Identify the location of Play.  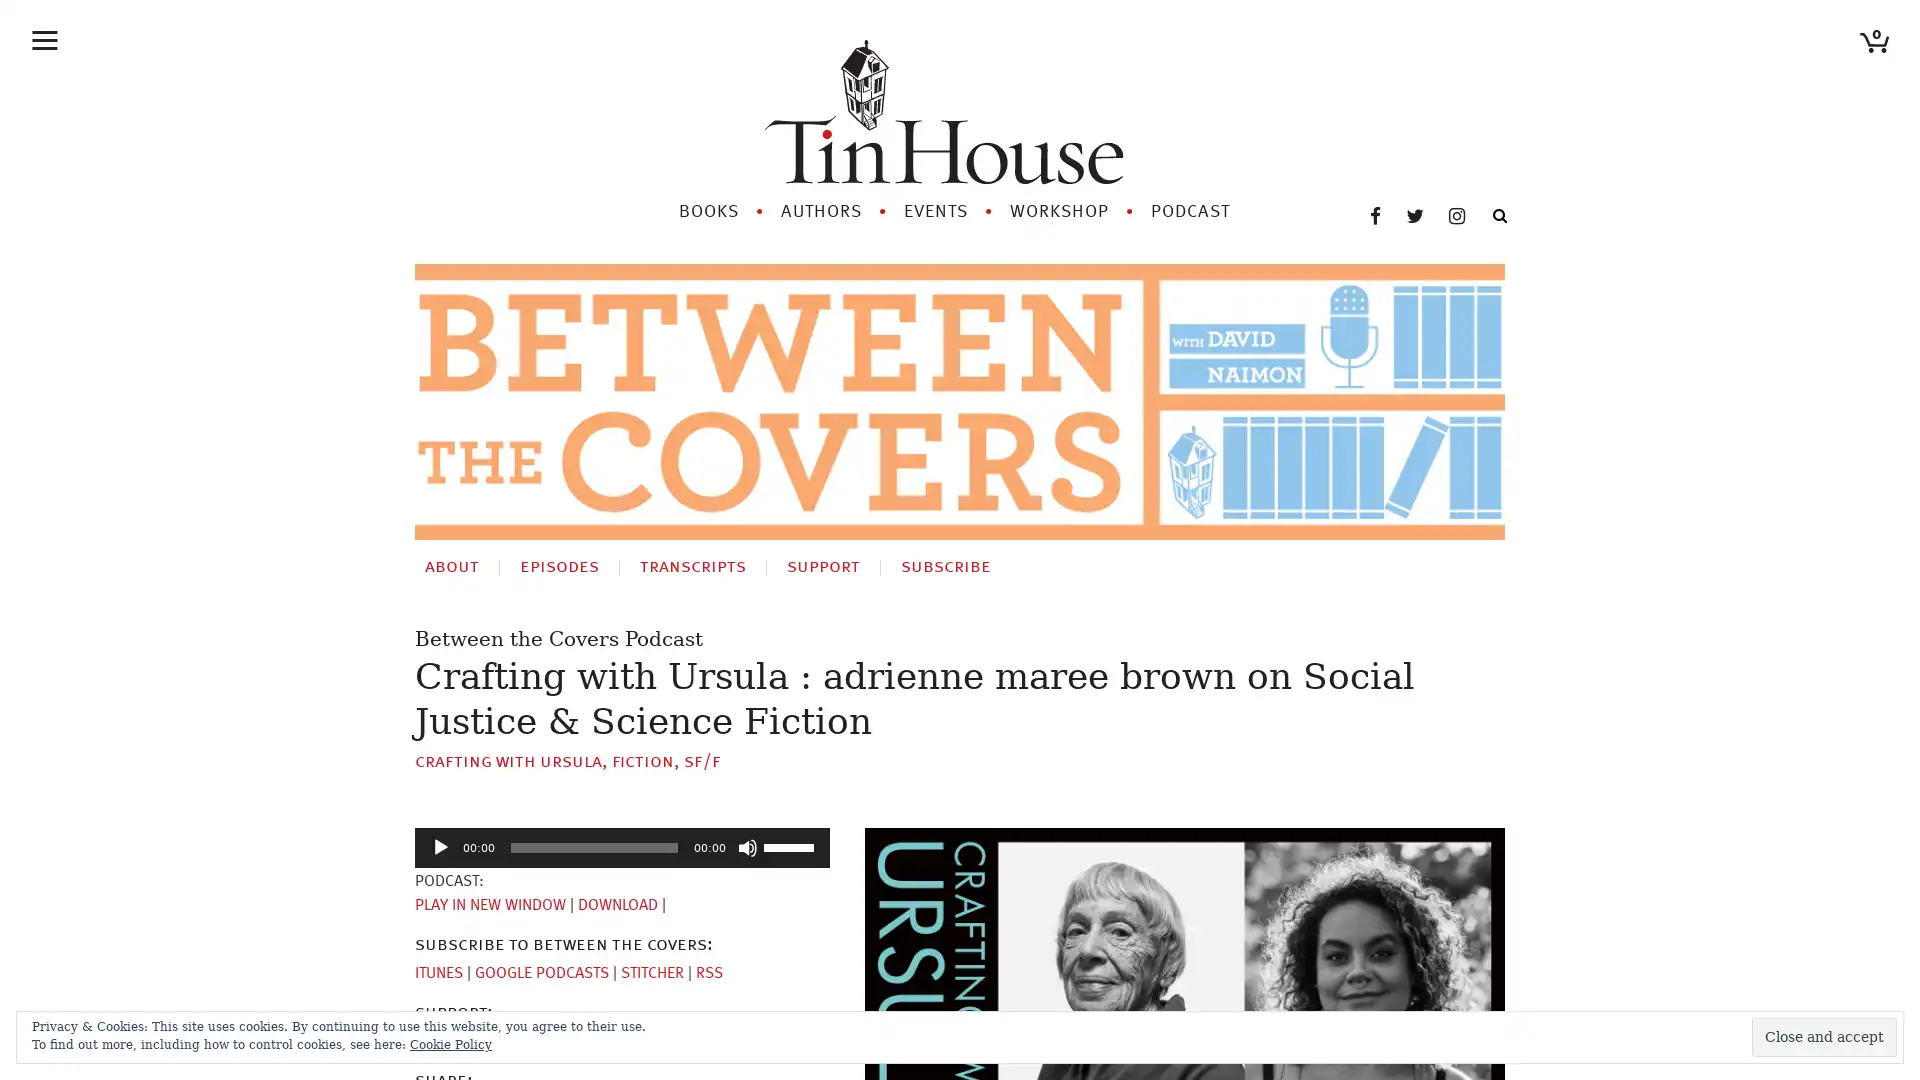
(440, 847).